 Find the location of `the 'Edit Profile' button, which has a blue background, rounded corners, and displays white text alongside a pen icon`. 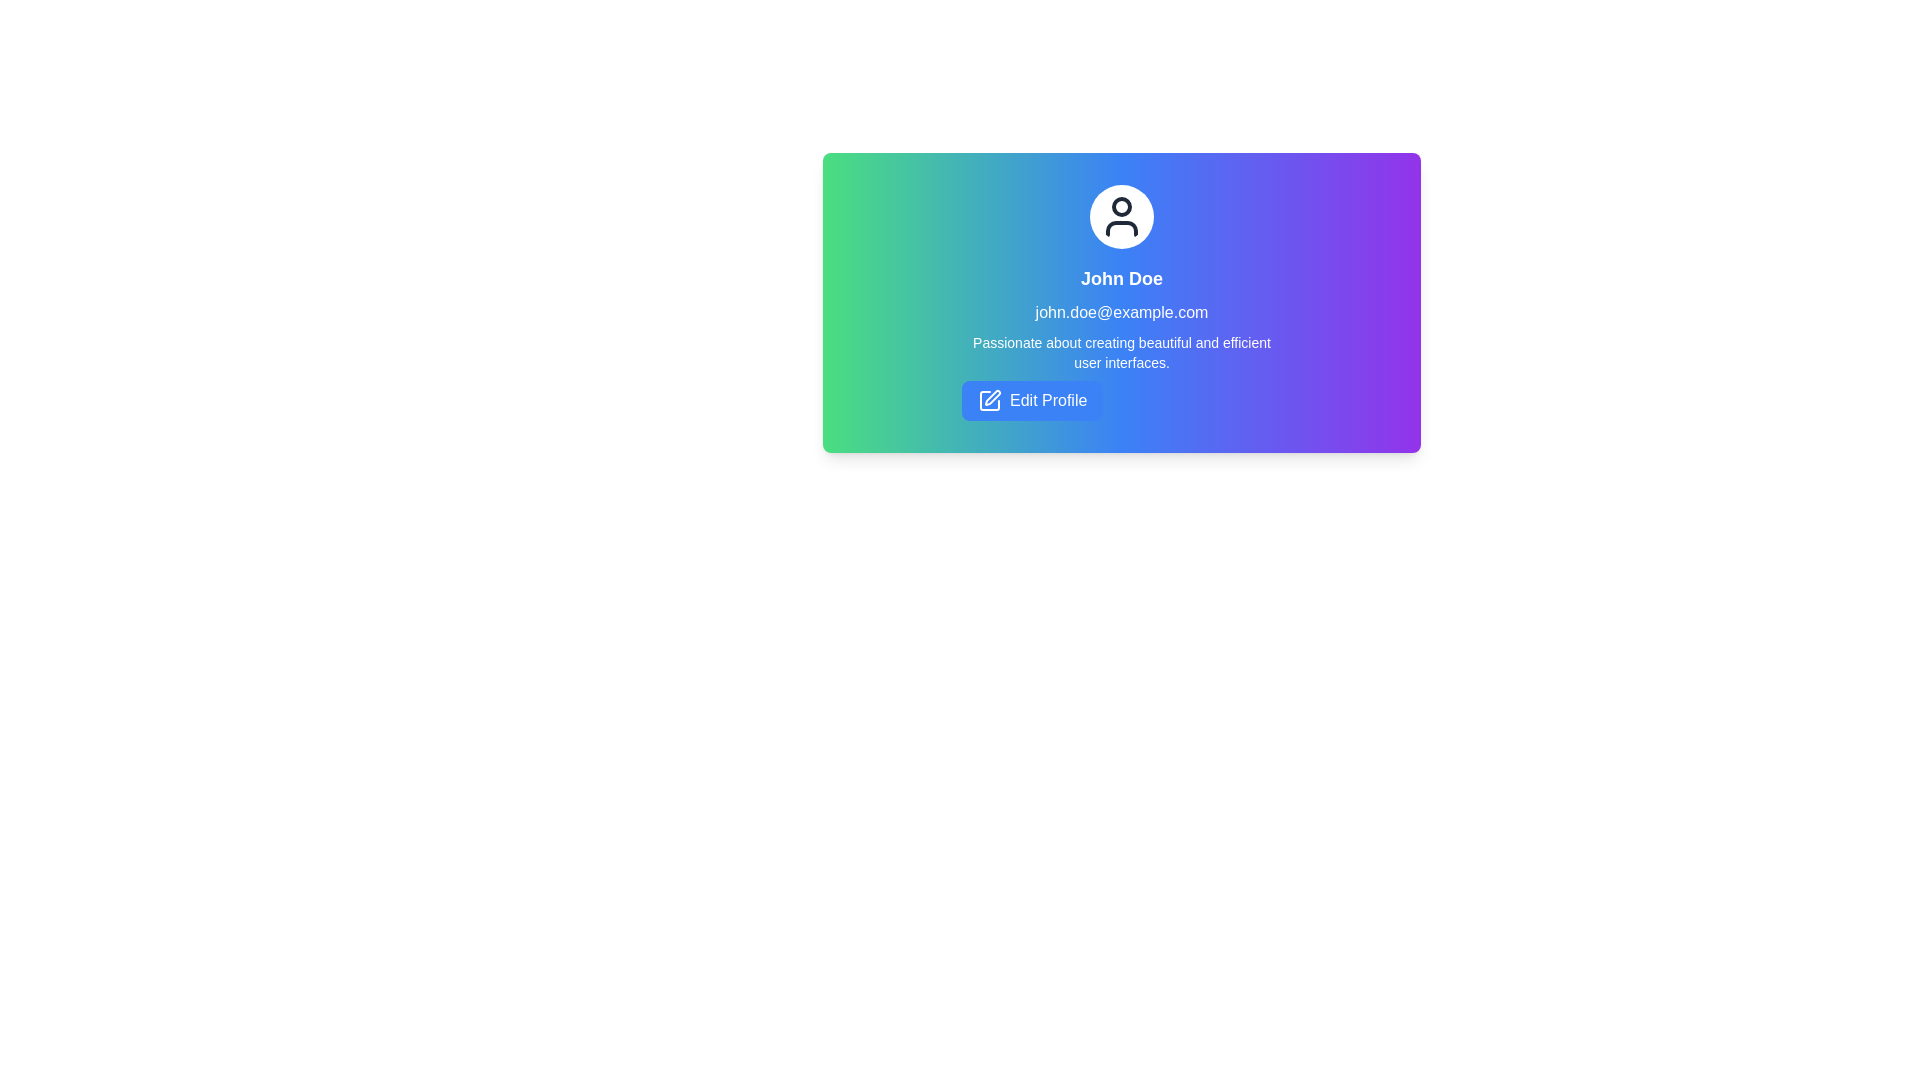

the 'Edit Profile' button, which has a blue background, rounded corners, and displays white text alongside a pen icon is located at coordinates (1032, 401).